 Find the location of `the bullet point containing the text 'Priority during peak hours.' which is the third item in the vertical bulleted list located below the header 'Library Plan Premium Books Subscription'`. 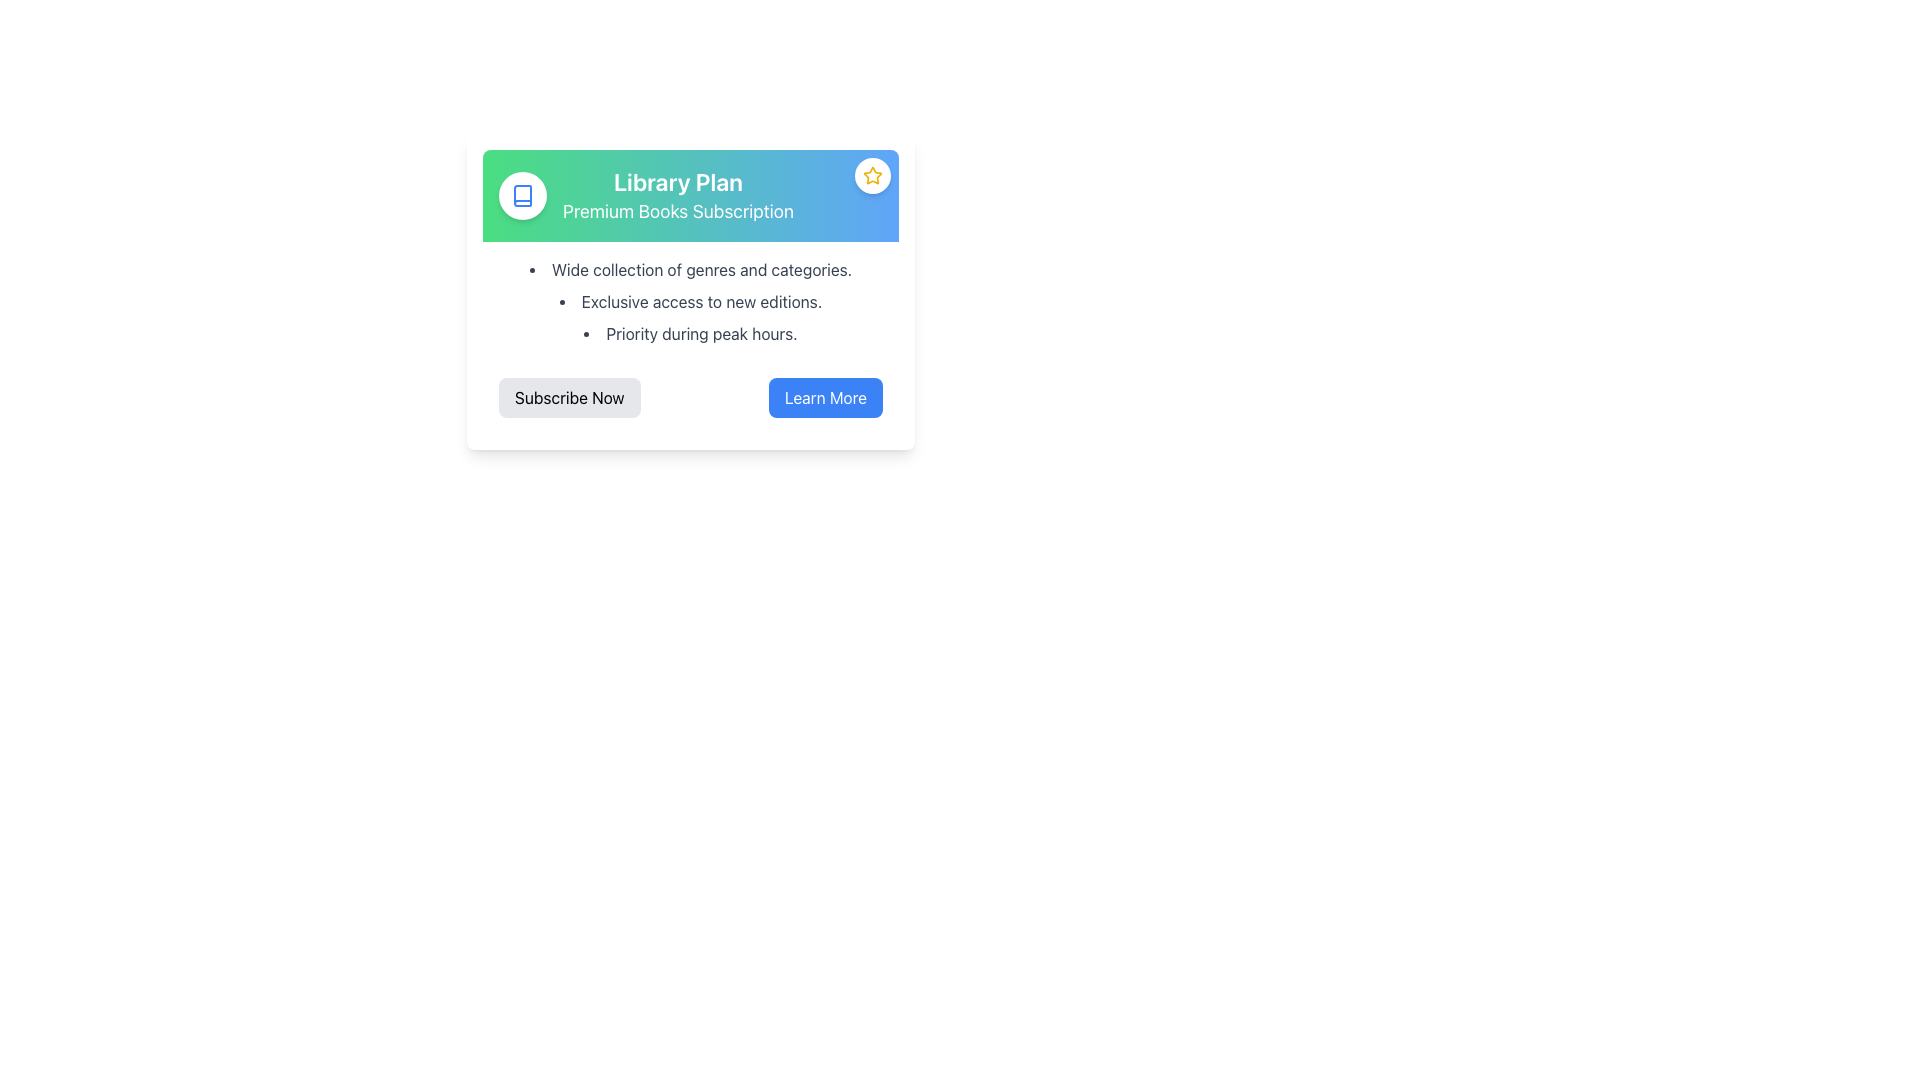

the bullet point containing the text 'Priority during peak hours.' which is the third item in the vertical bulleted list located below the header 'Library Plan Premium Books Subscription' is located at coordinates (691, 333).